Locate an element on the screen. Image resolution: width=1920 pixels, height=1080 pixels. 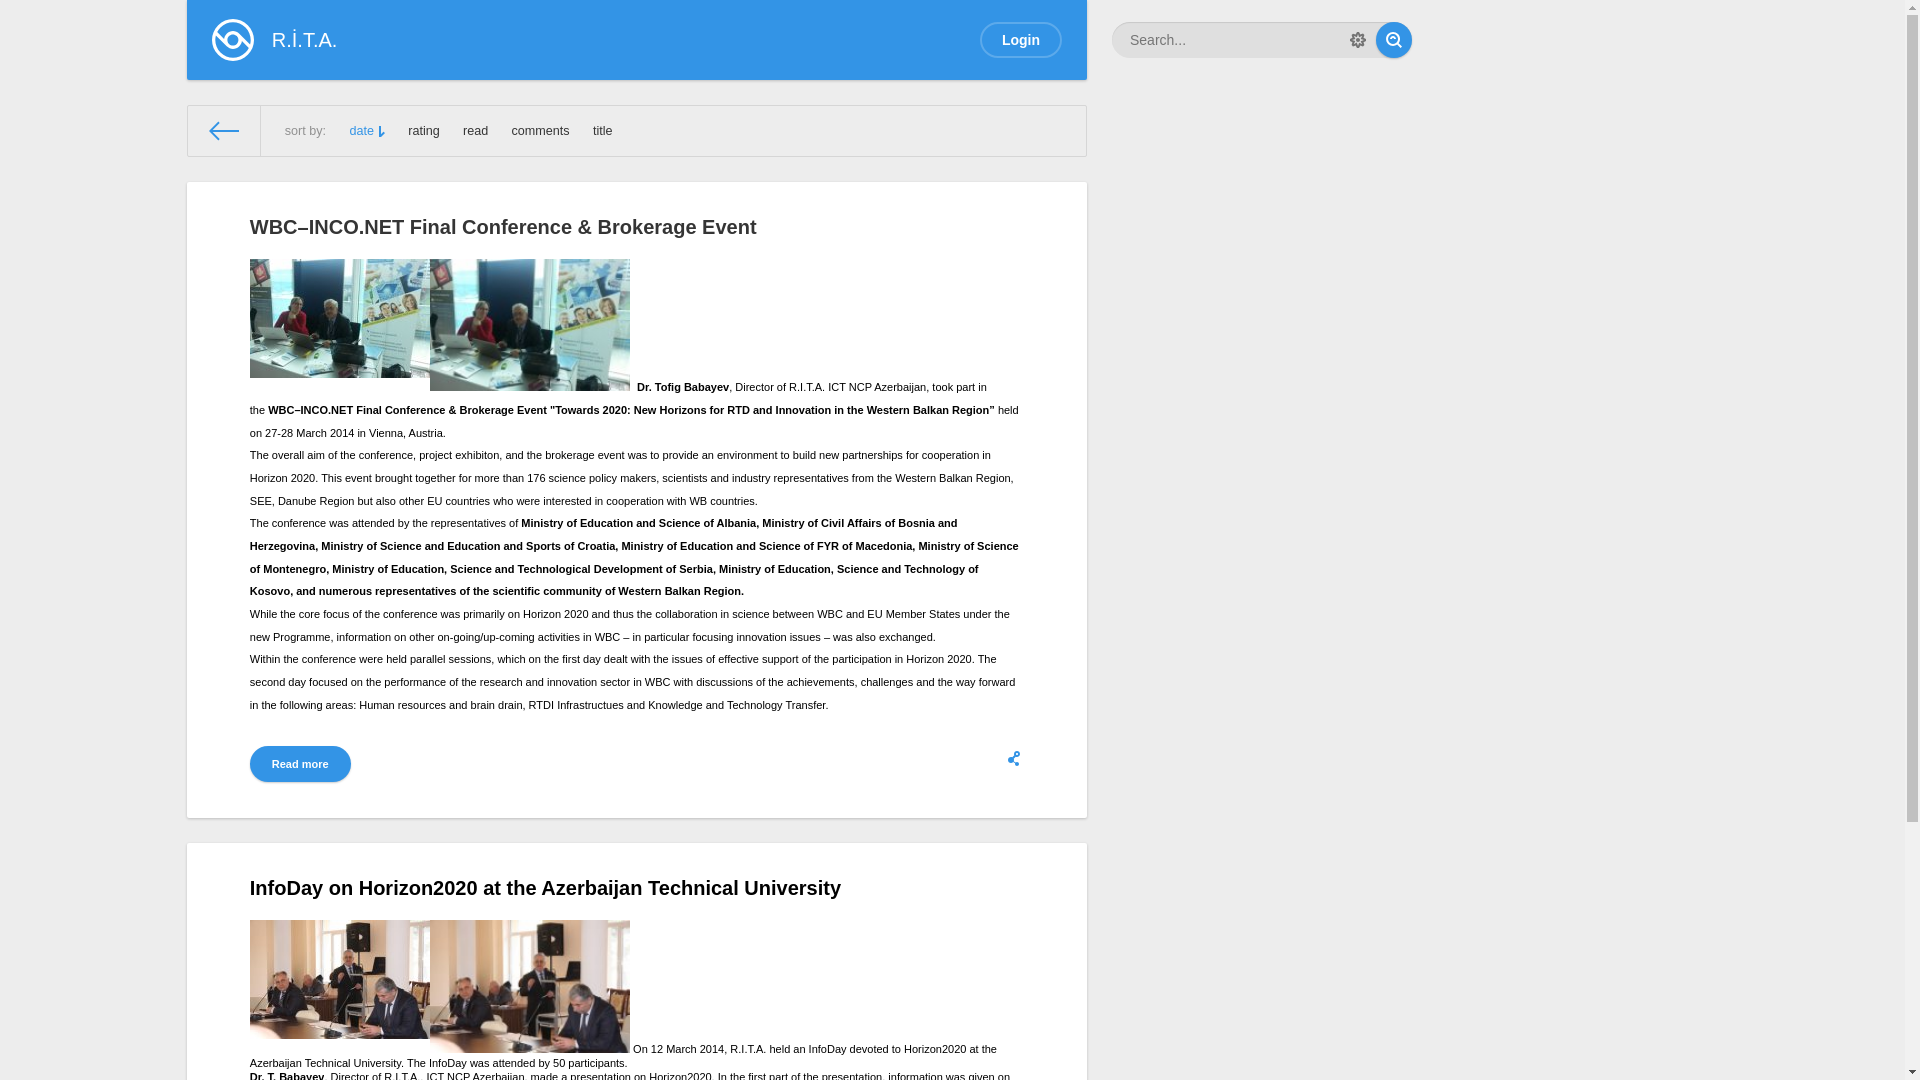
'title' is located at coordinates (602, 131).